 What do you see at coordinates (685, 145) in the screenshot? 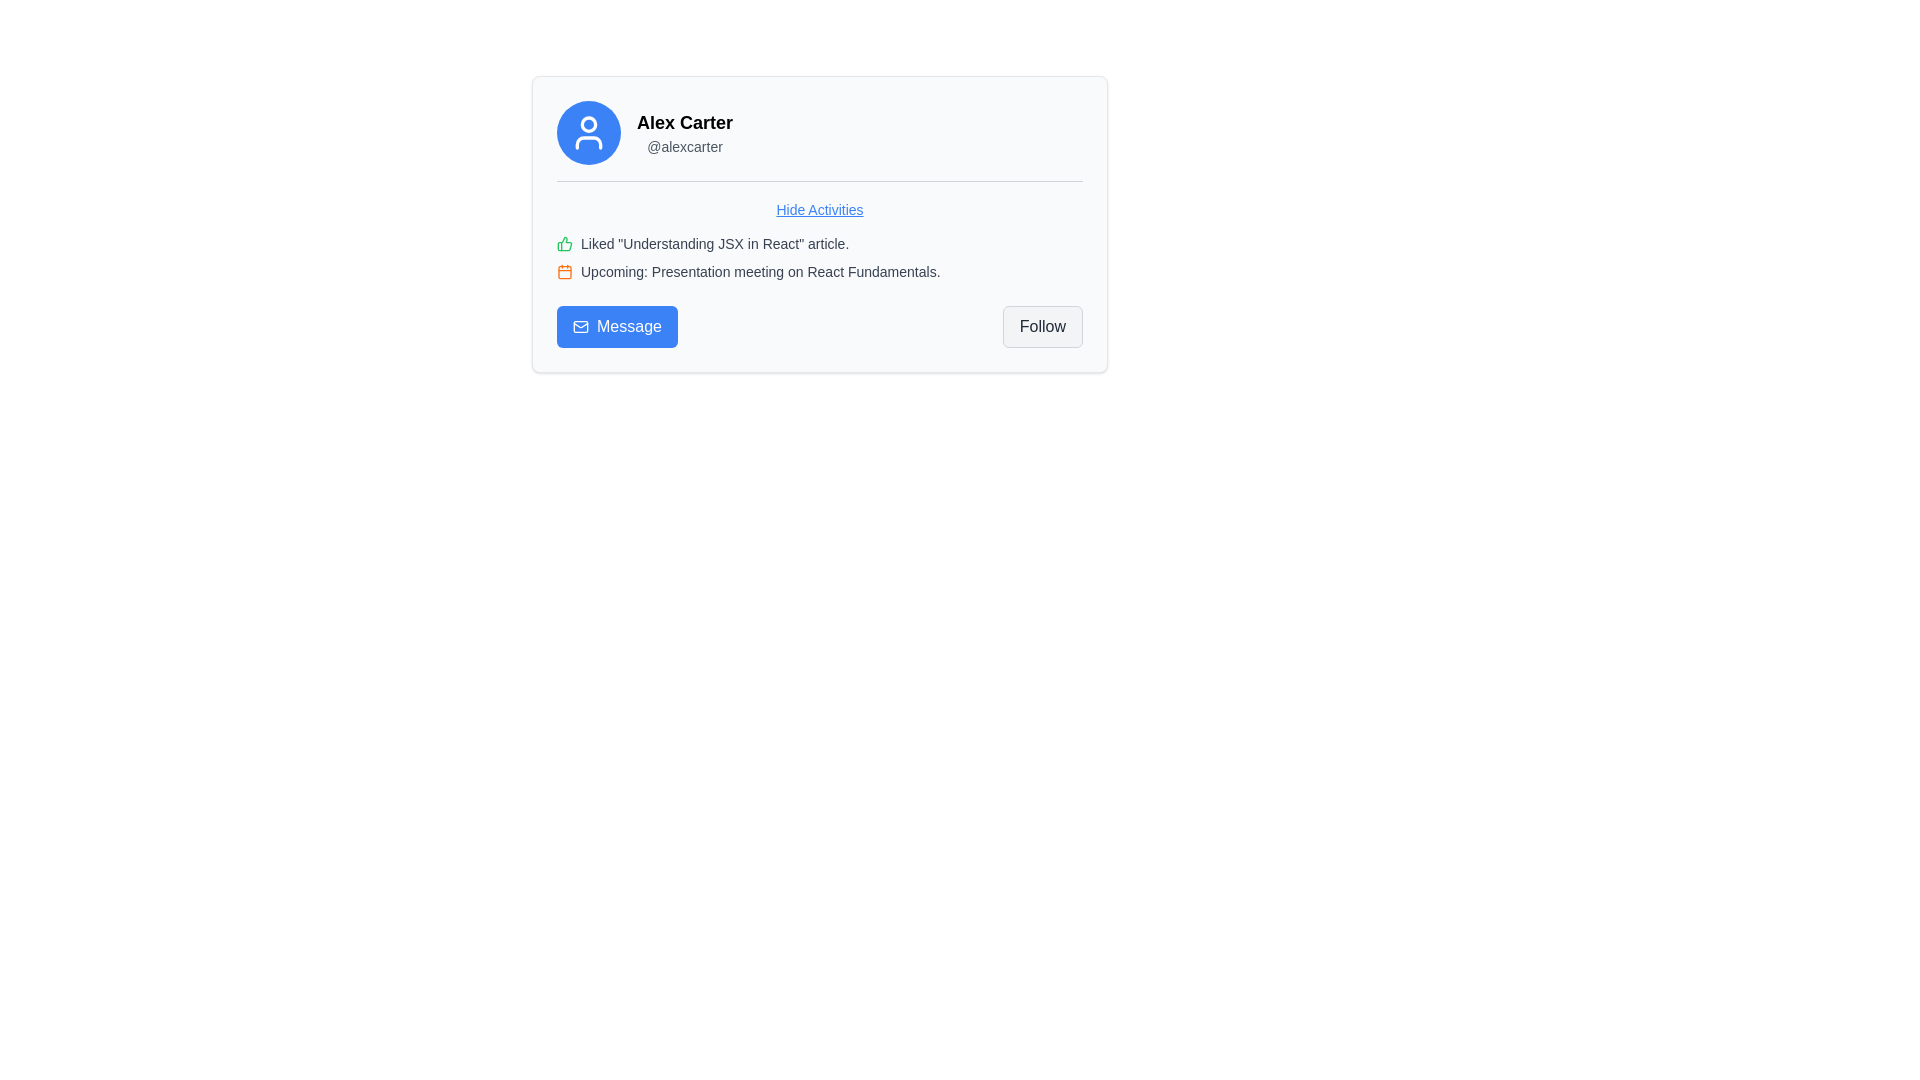
I see `the static label text displaying the username '@alexcarter', which is positioned directly below 'Alex Carter' and is styled in a lighter gray color with a smaller font size` at bounding box center [685, 145].